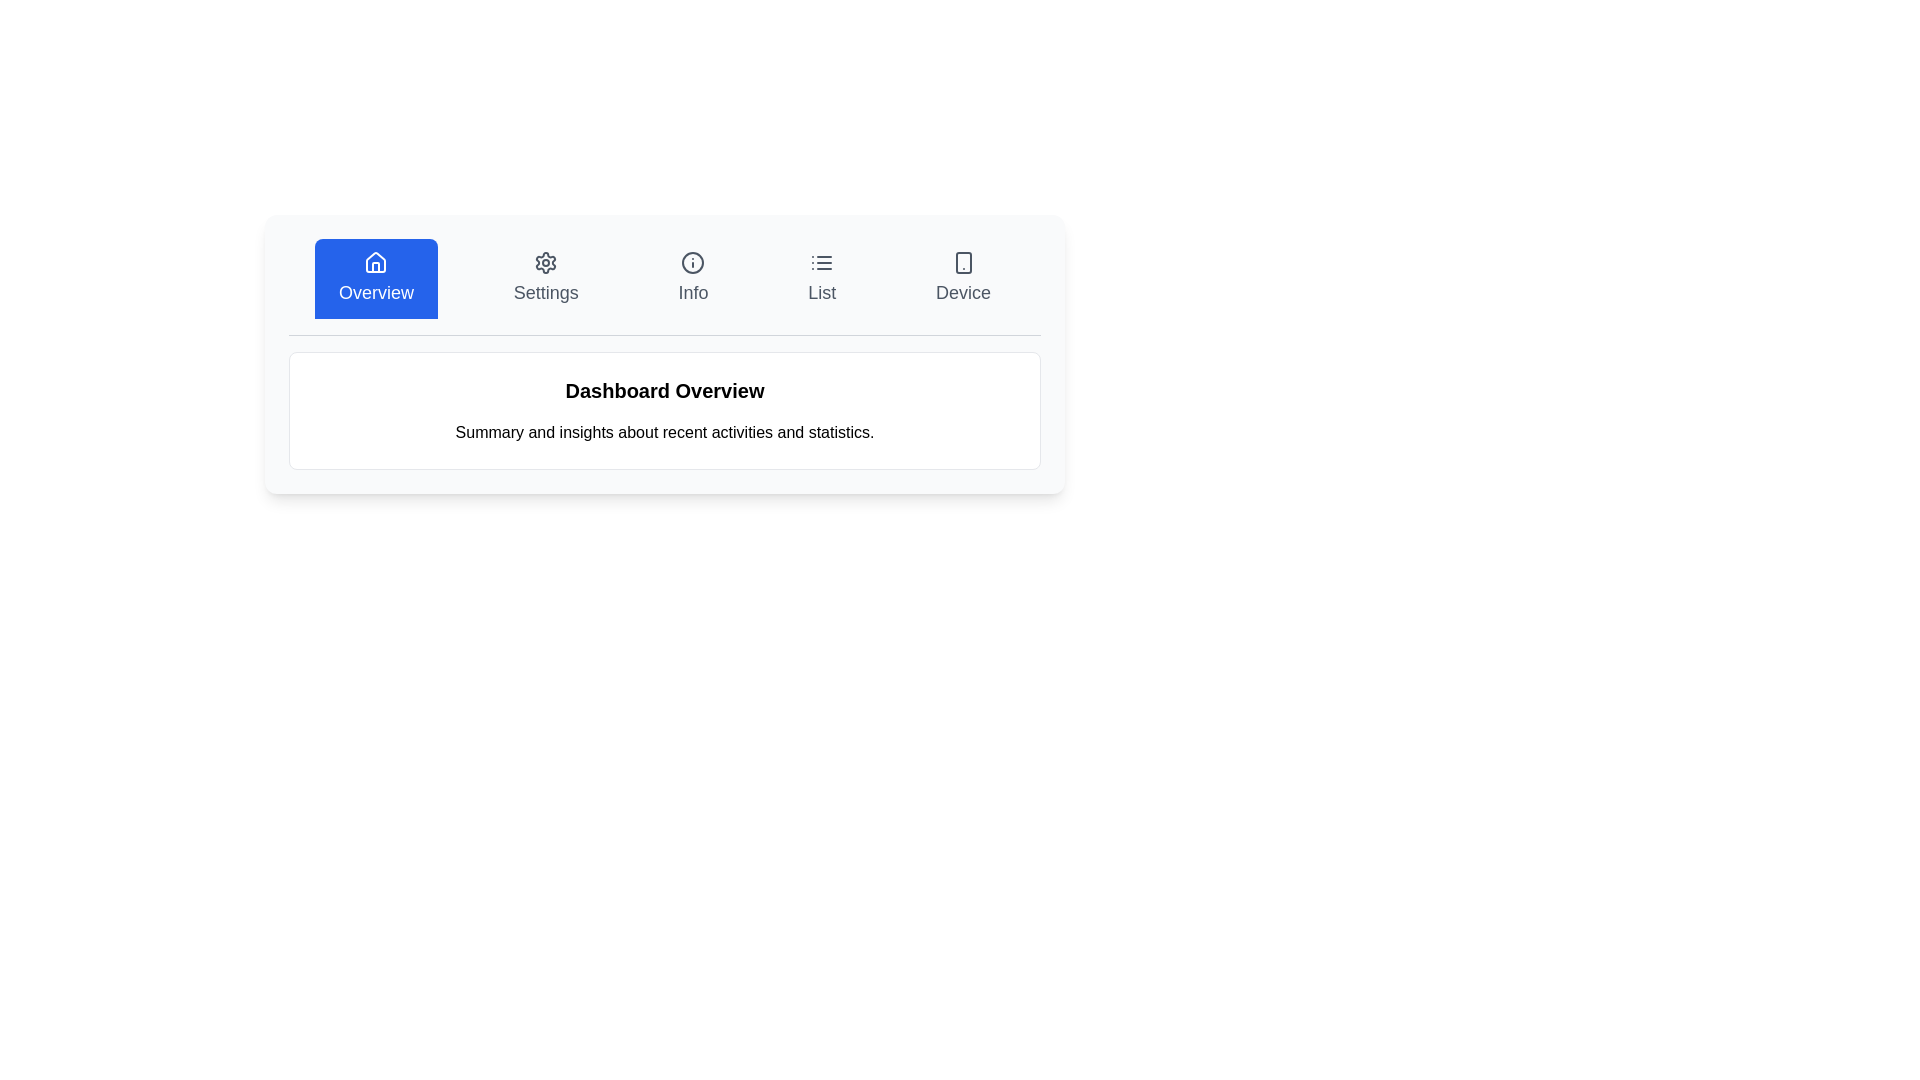  What do you see at coordinates (822, 261) in the screenshot?
I see `the minimalist list icon, which consists of three horizontal lines with rounded edges and three dots on the left side of each line, located above the 'List' text in the navigation tab interface` at bounding box center [822, 261].